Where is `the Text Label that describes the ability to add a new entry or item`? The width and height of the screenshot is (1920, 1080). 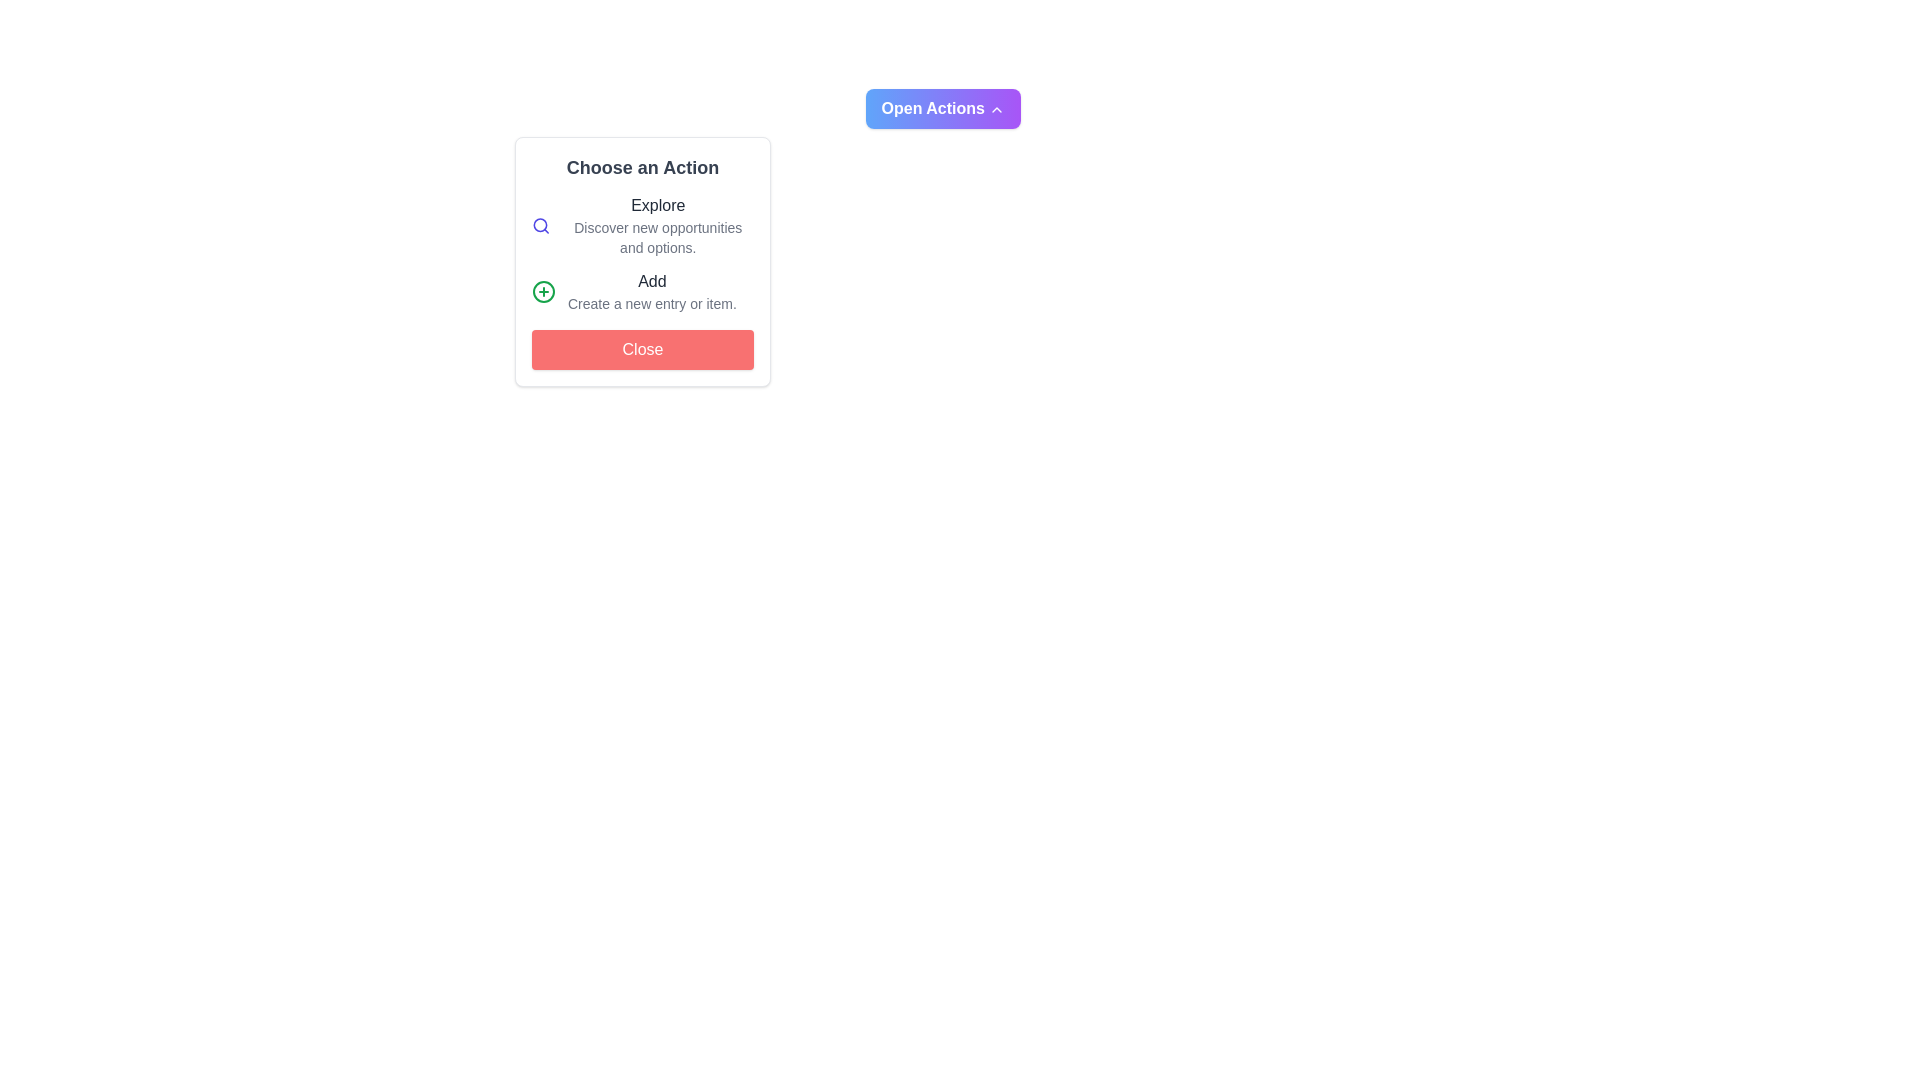
the Text Label that describes the ability to add a new entry or item is located at coordinates (652, 292).